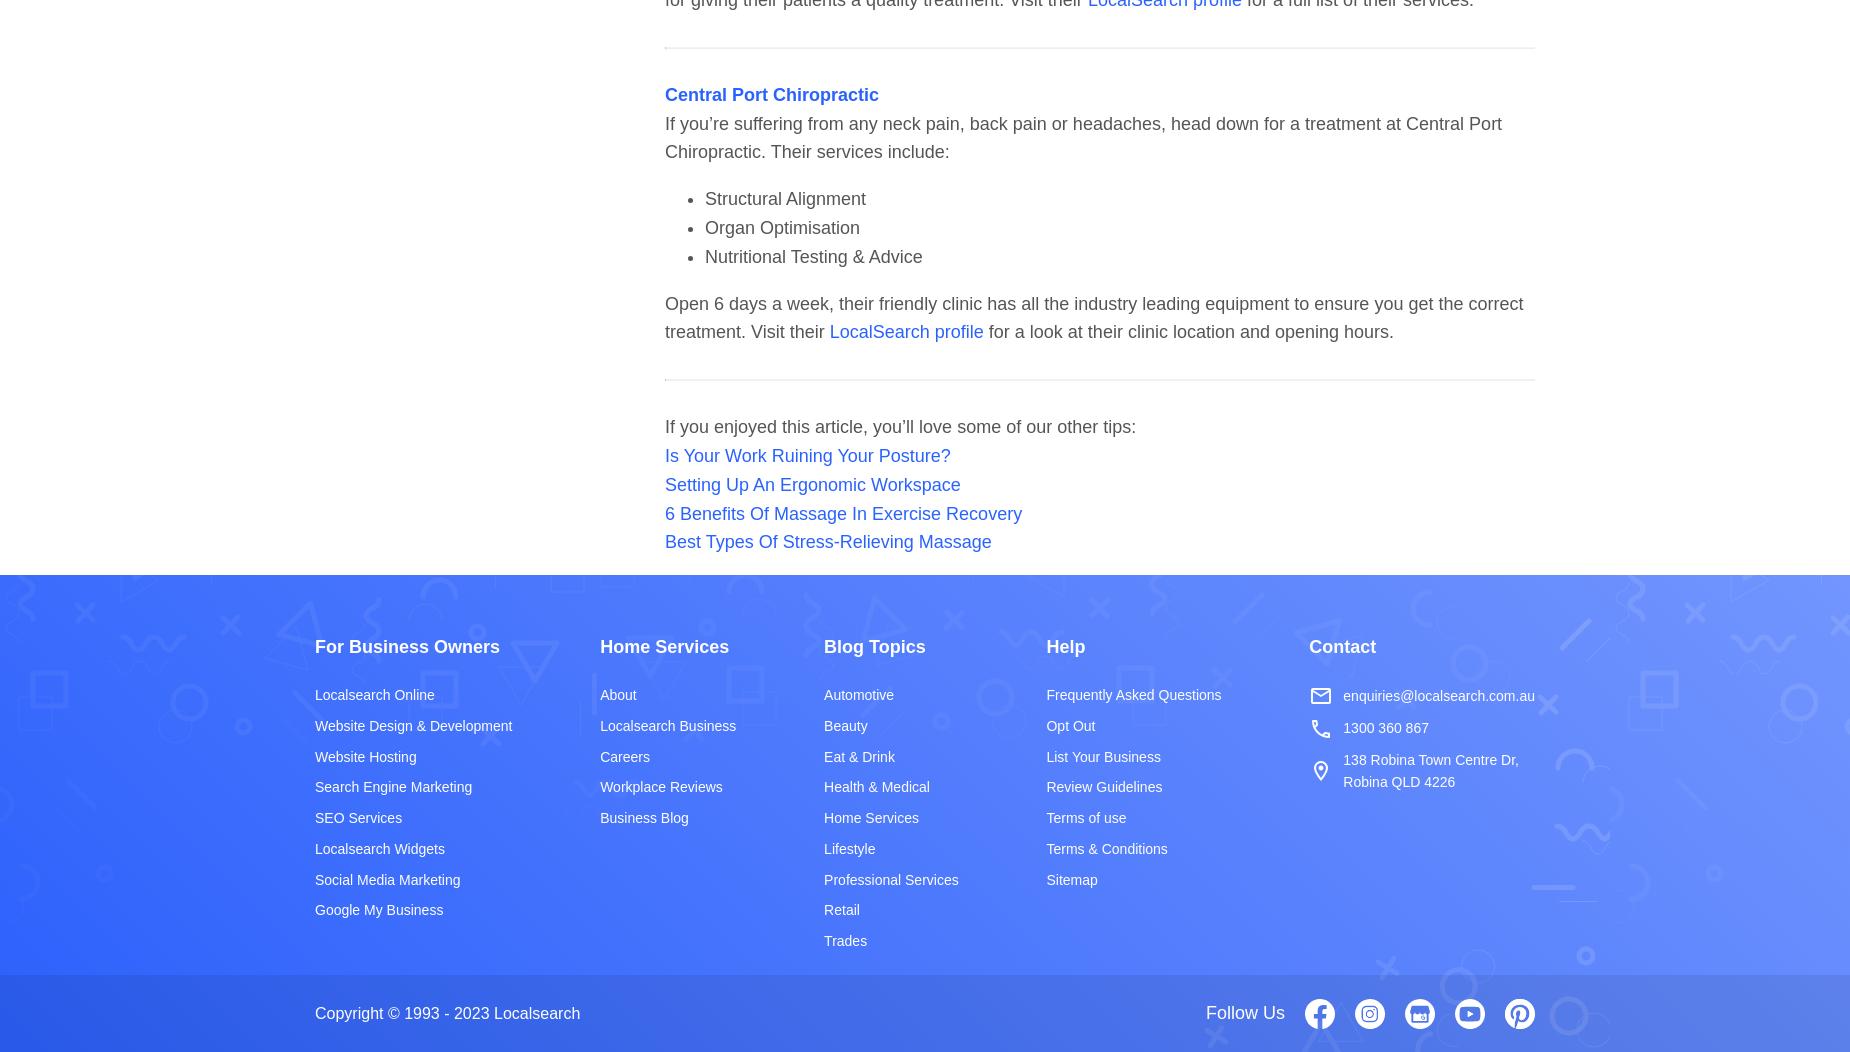 The image size is (1850, 1052). Describe the element at coordinates (905, 331) in the screenshot. I see `'LocalSearch profile'` at that location.